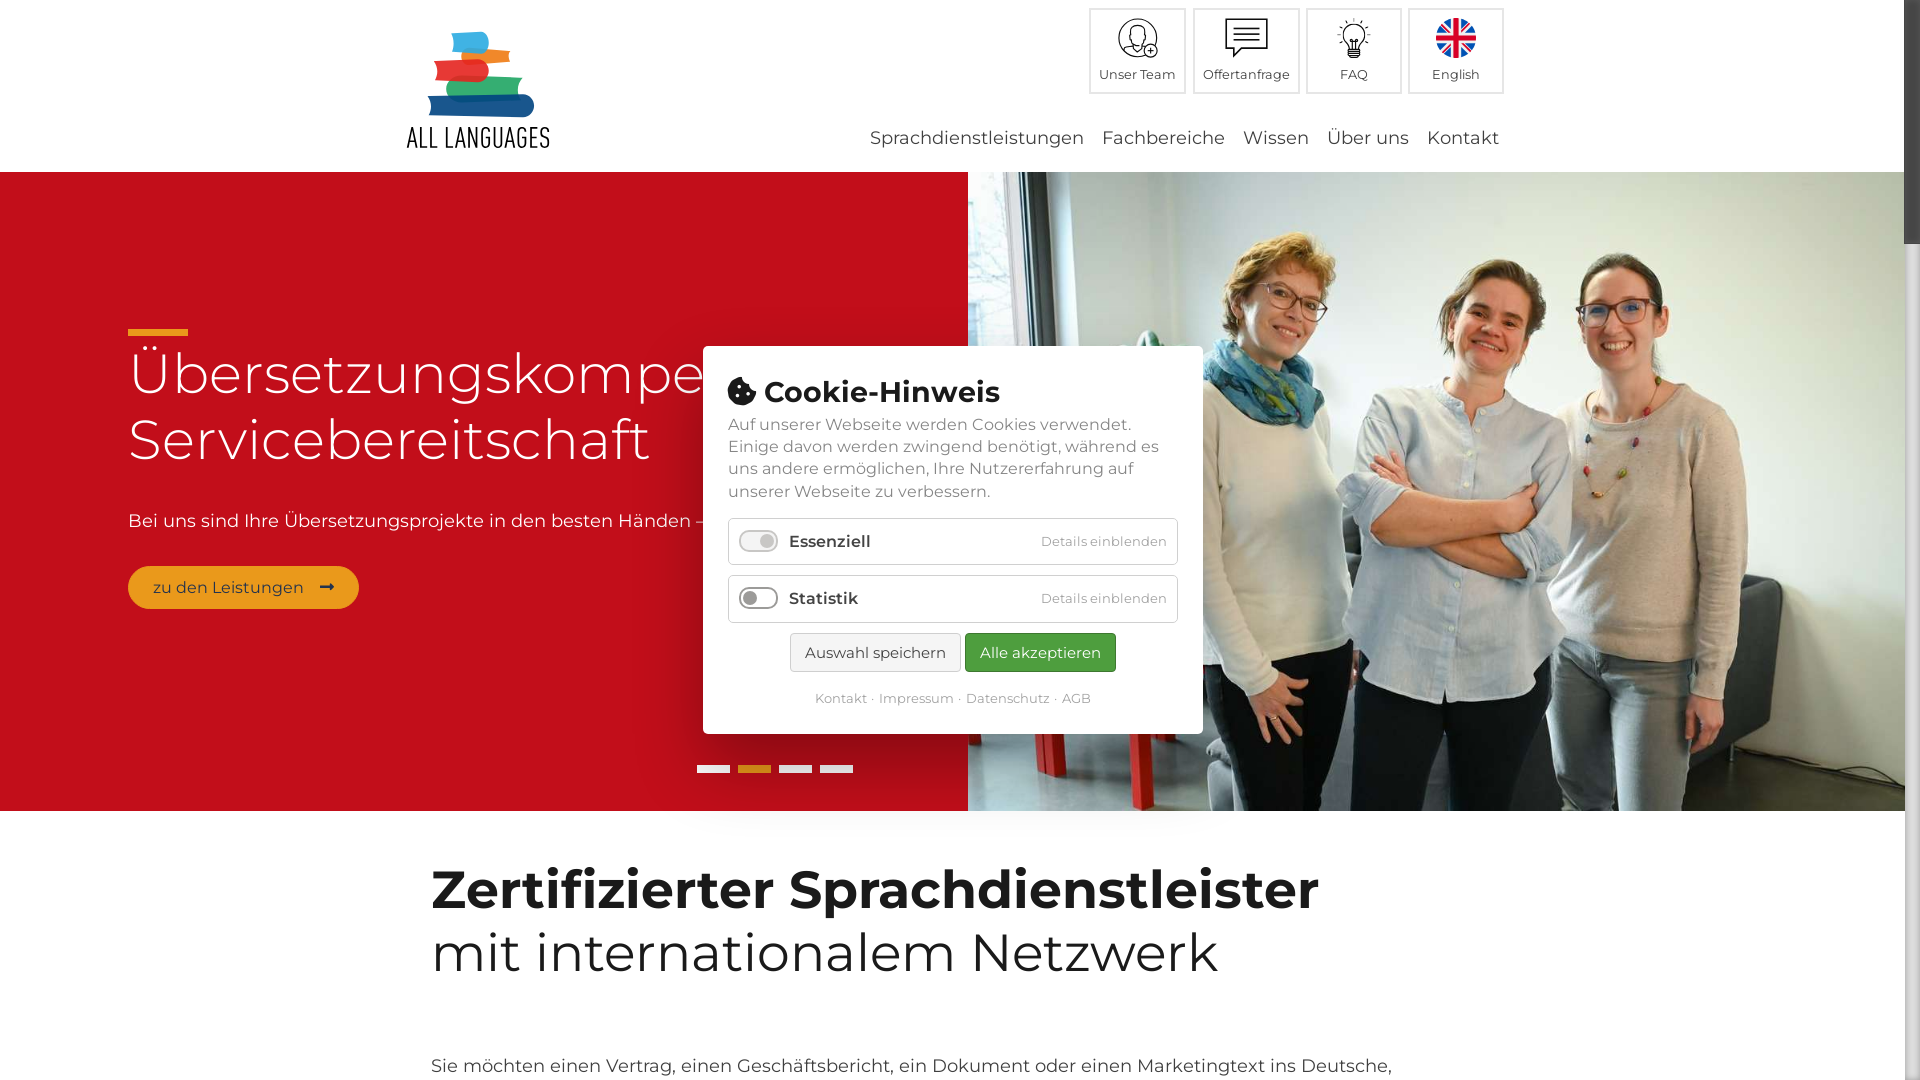 The height and width of the screenshot is (1080, 1920). Describe the element at coordinates (476, 88) in the screenshot. I see `'Zur Startseite'` at that location.